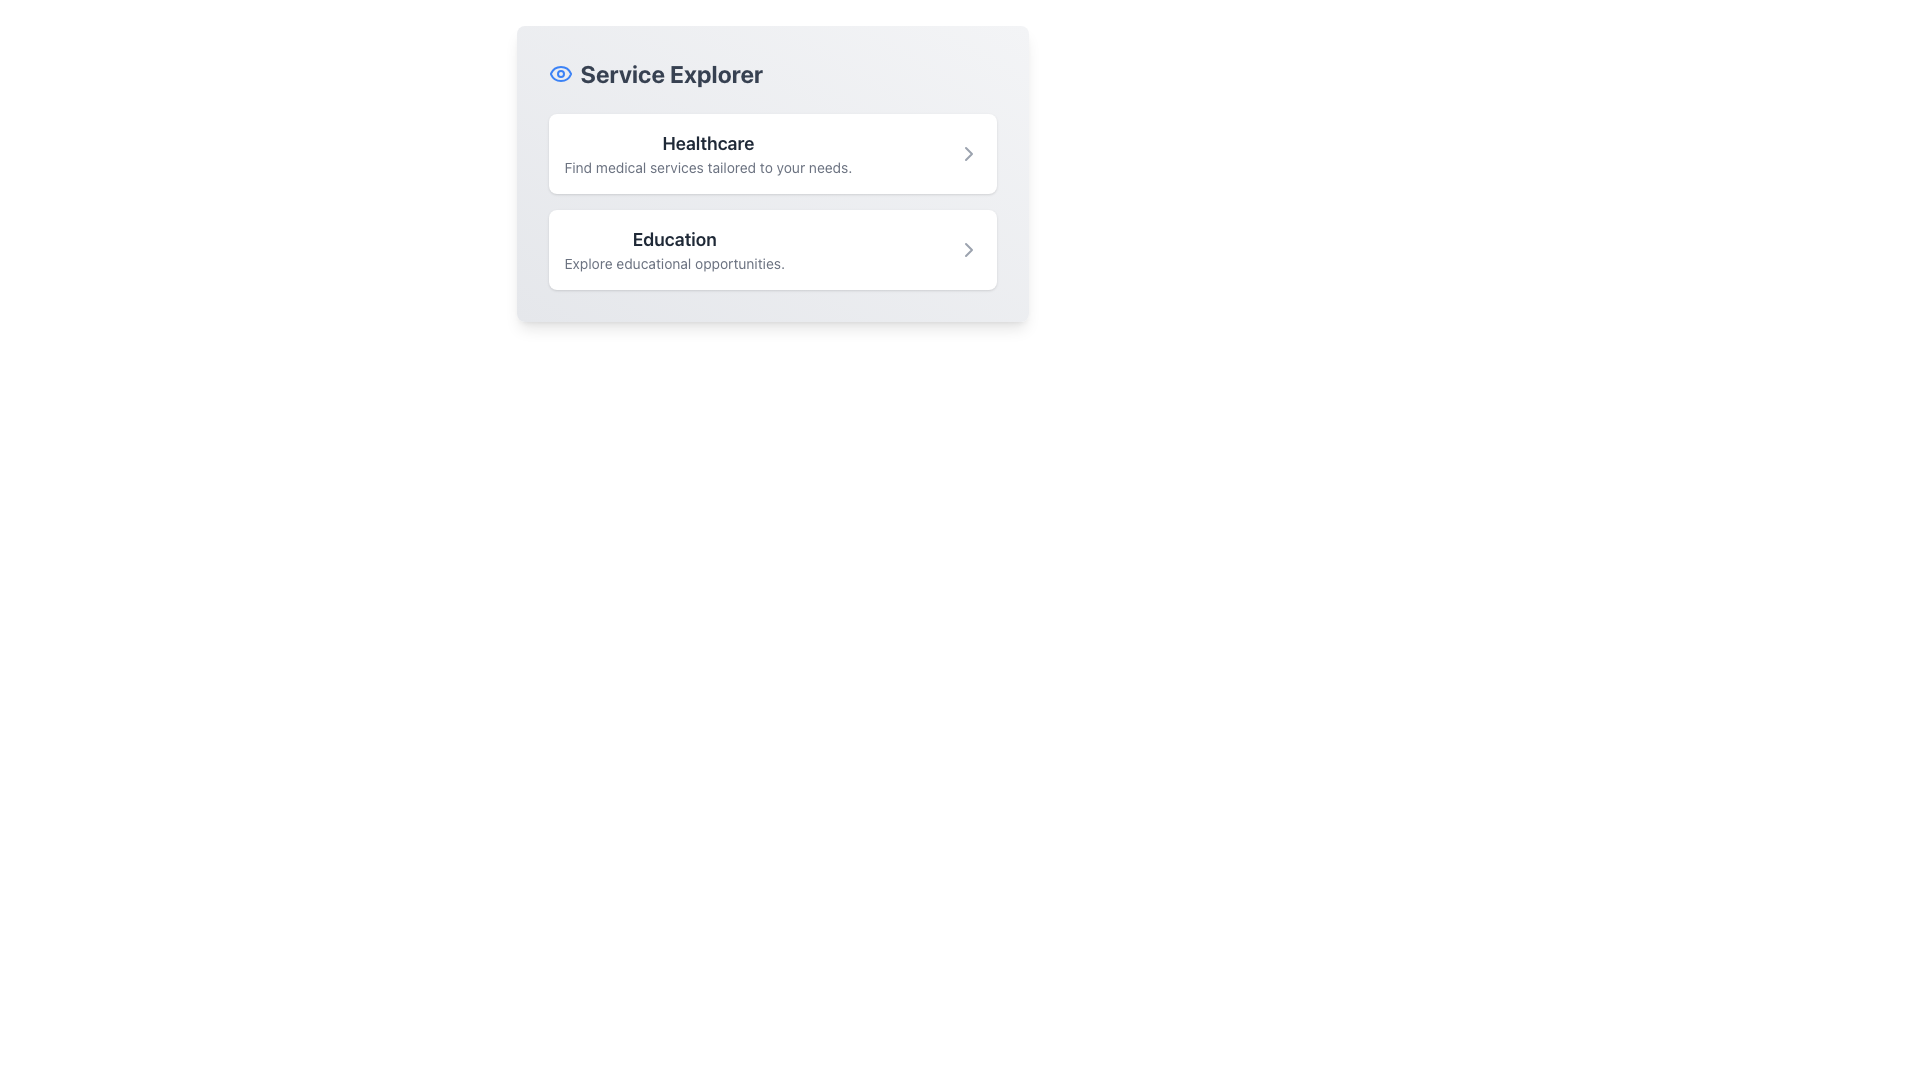 This screenshot has width=1920, height=1080. What do you see at coordinates (708, 153) in the screenshot?
I see `textual information block about healthcare services located at the center of the first service card in the 'Service Explorer' section` at bounding box center [708, 153].